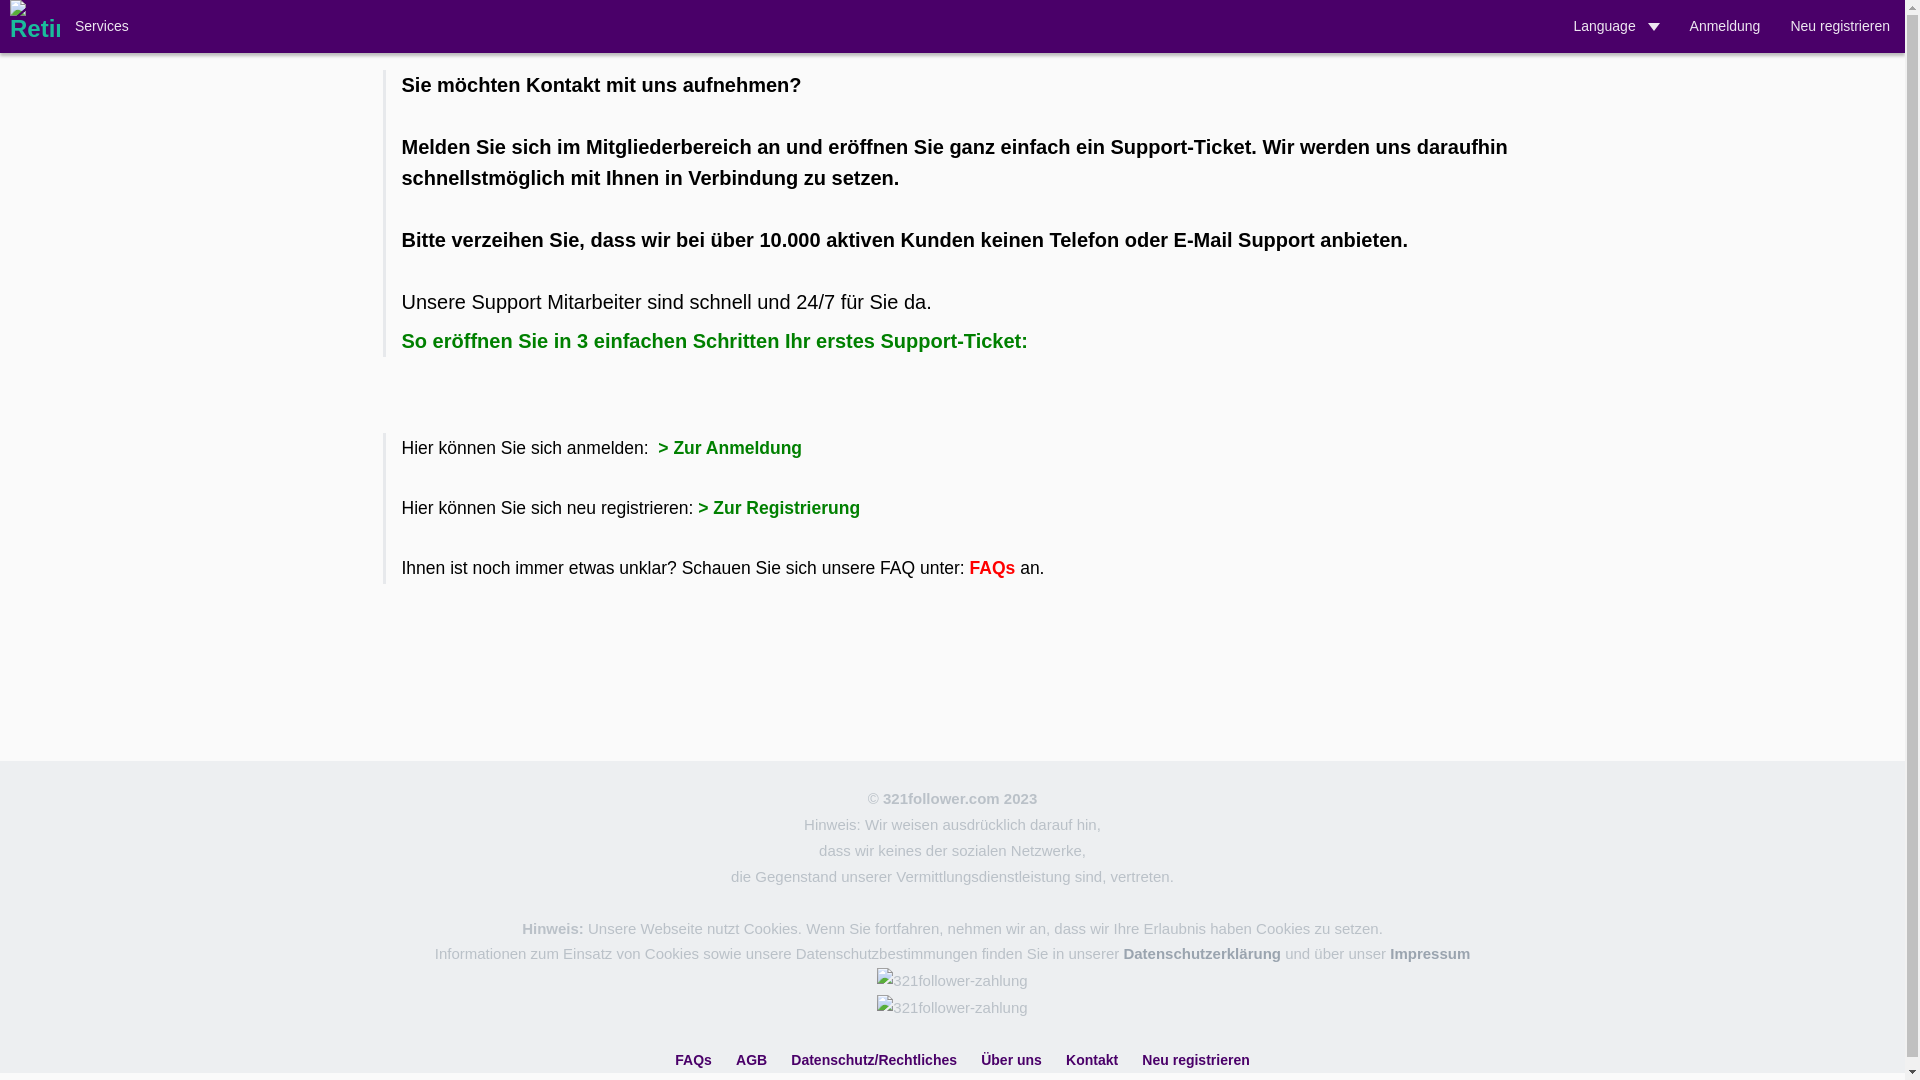 Image resolution: width=1920 pixels, height=1080 pixels. What do you see at coordinates (675, 1059) in the screenshot?
I see `'FAQs'` at bounding box center [675, 1059].